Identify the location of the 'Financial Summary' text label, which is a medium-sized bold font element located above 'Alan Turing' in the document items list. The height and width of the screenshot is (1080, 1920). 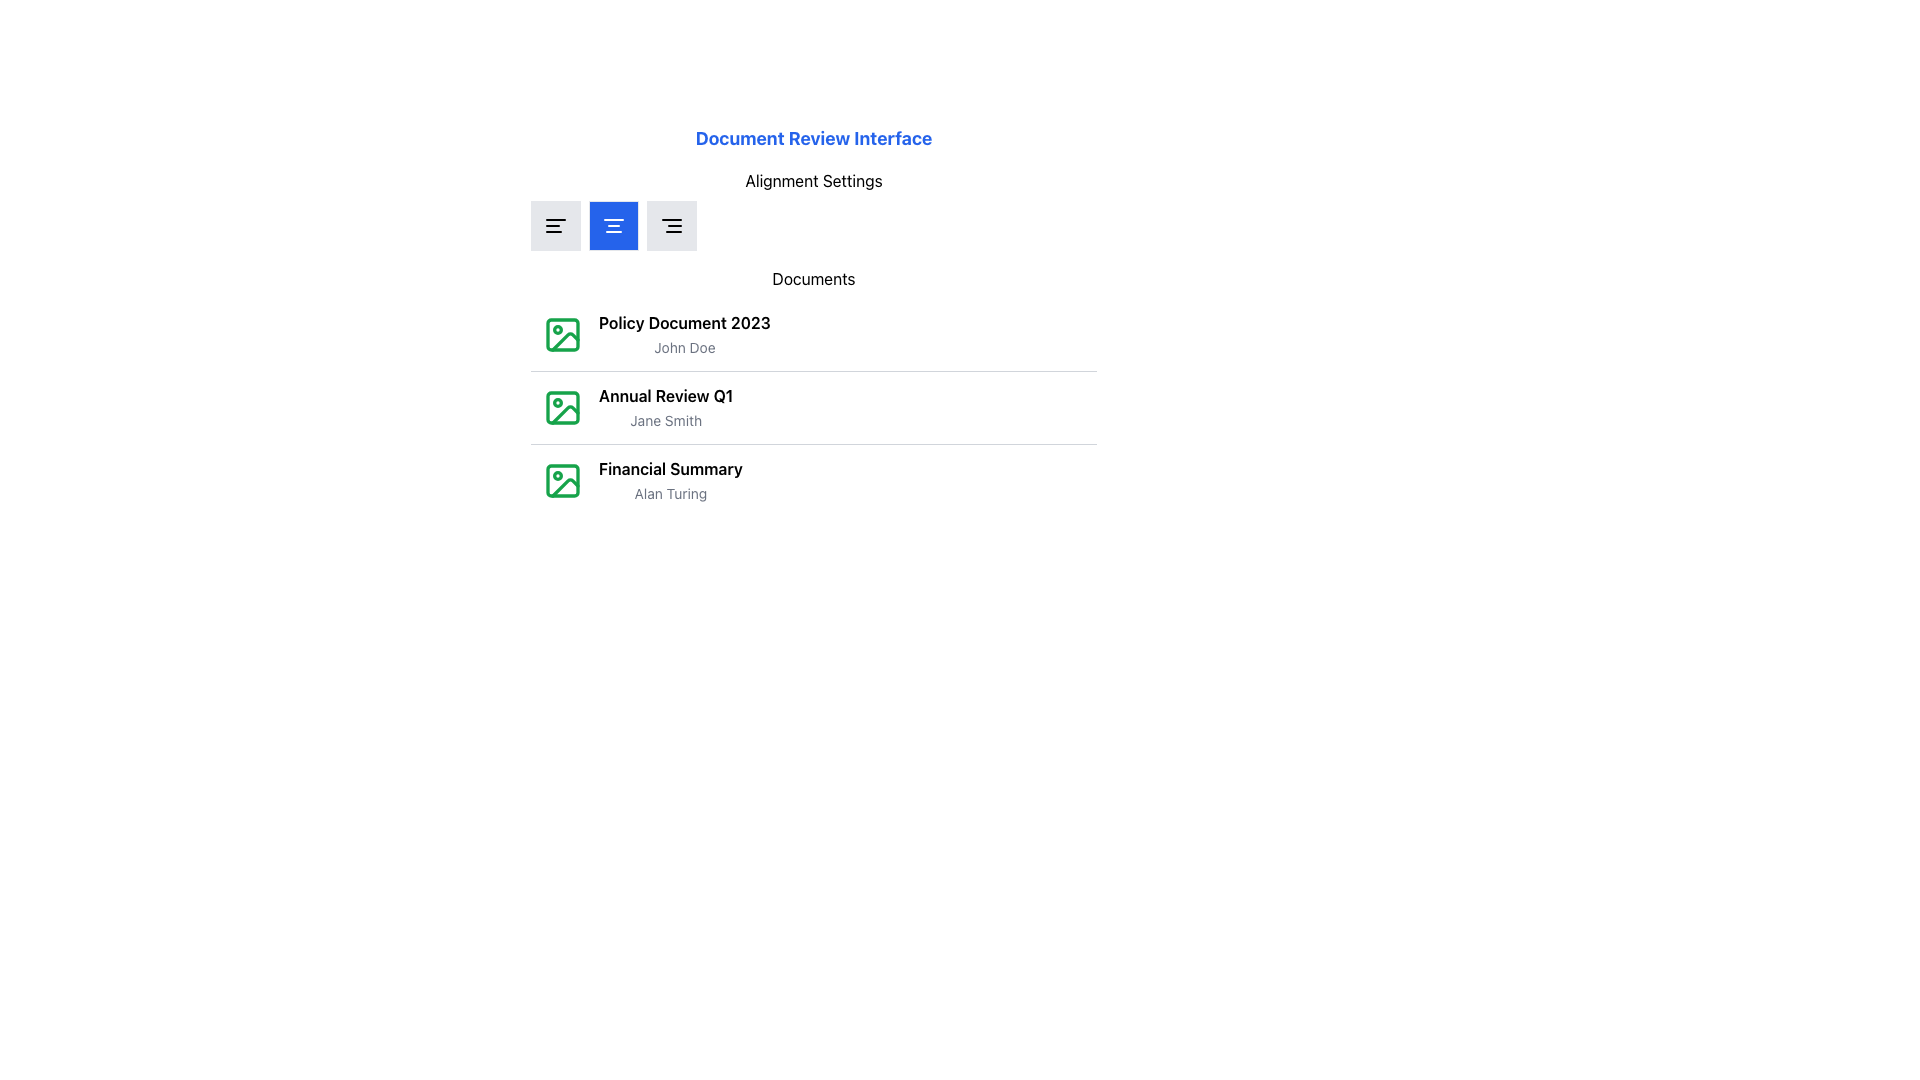
(670, 469).